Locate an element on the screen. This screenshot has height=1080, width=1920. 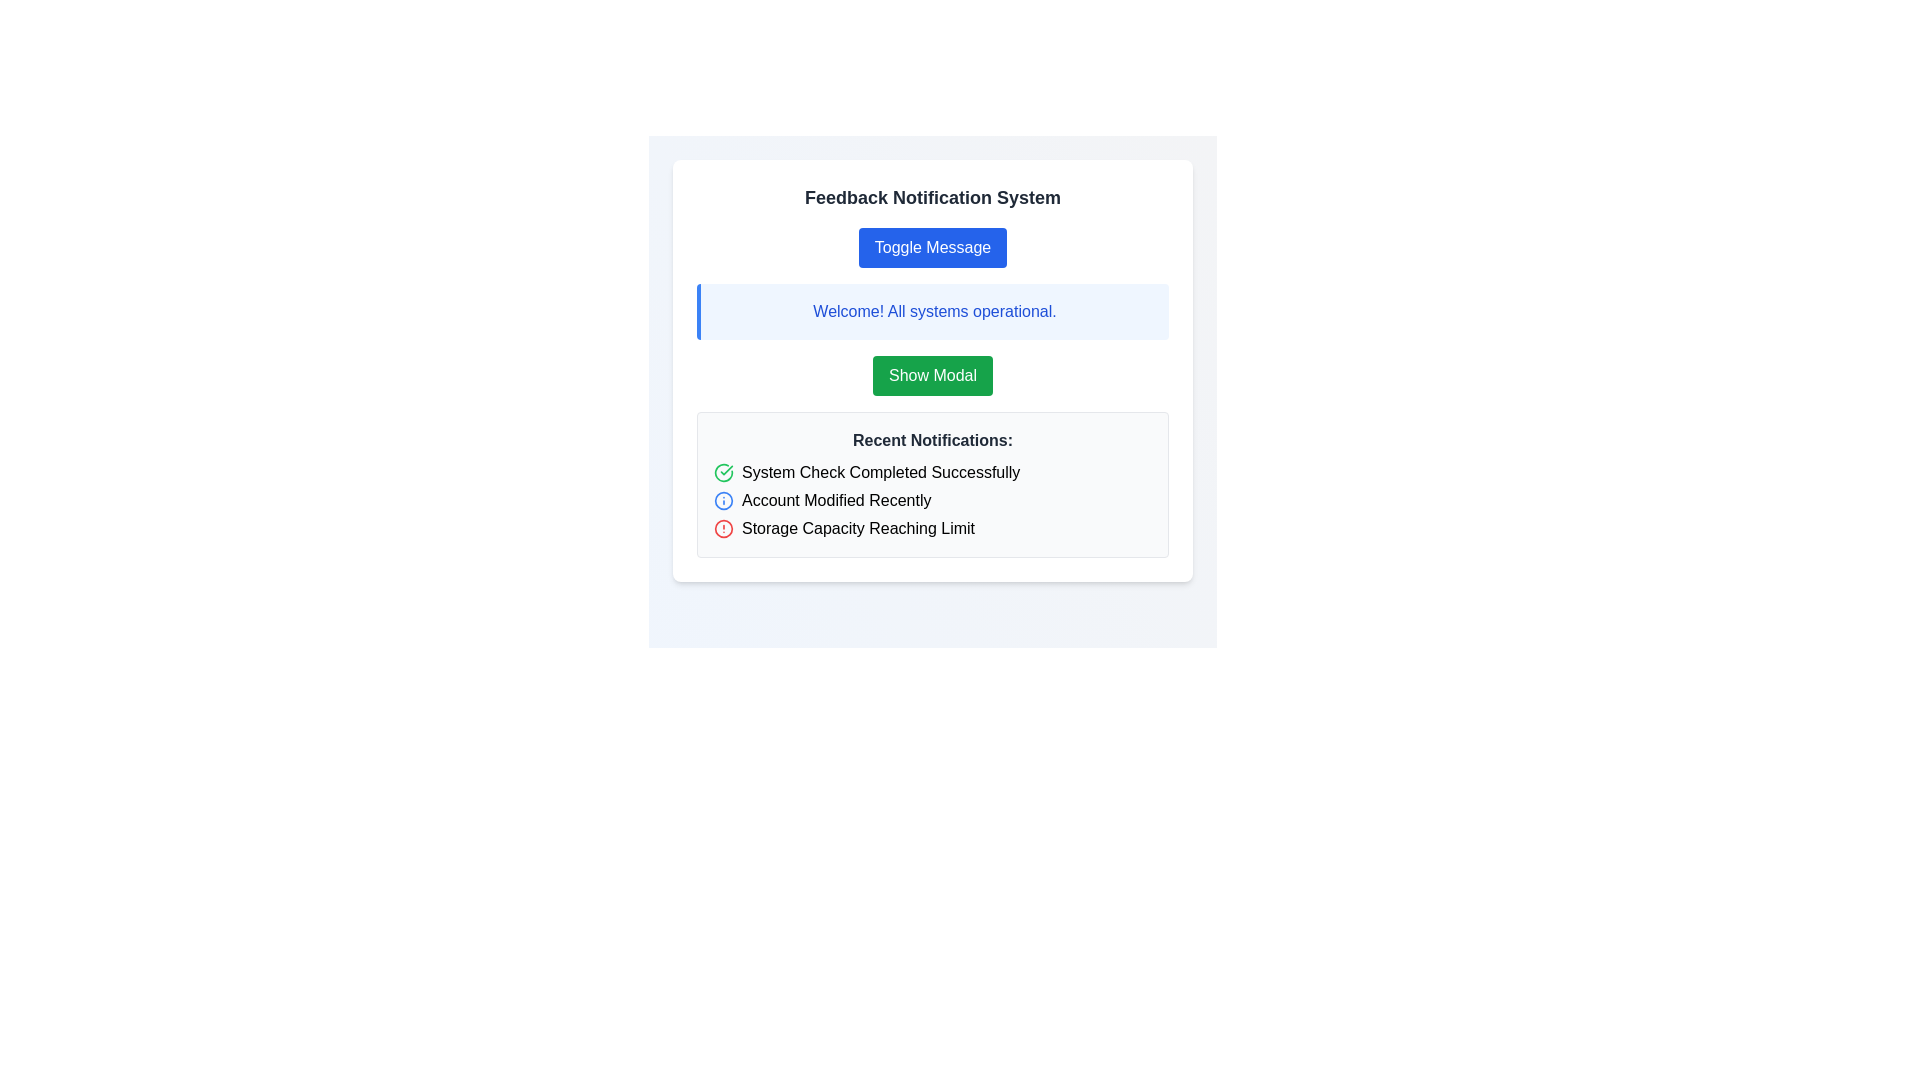
the green rectangular button labeled 'Show Modal' is located at coordinates (931, 380).